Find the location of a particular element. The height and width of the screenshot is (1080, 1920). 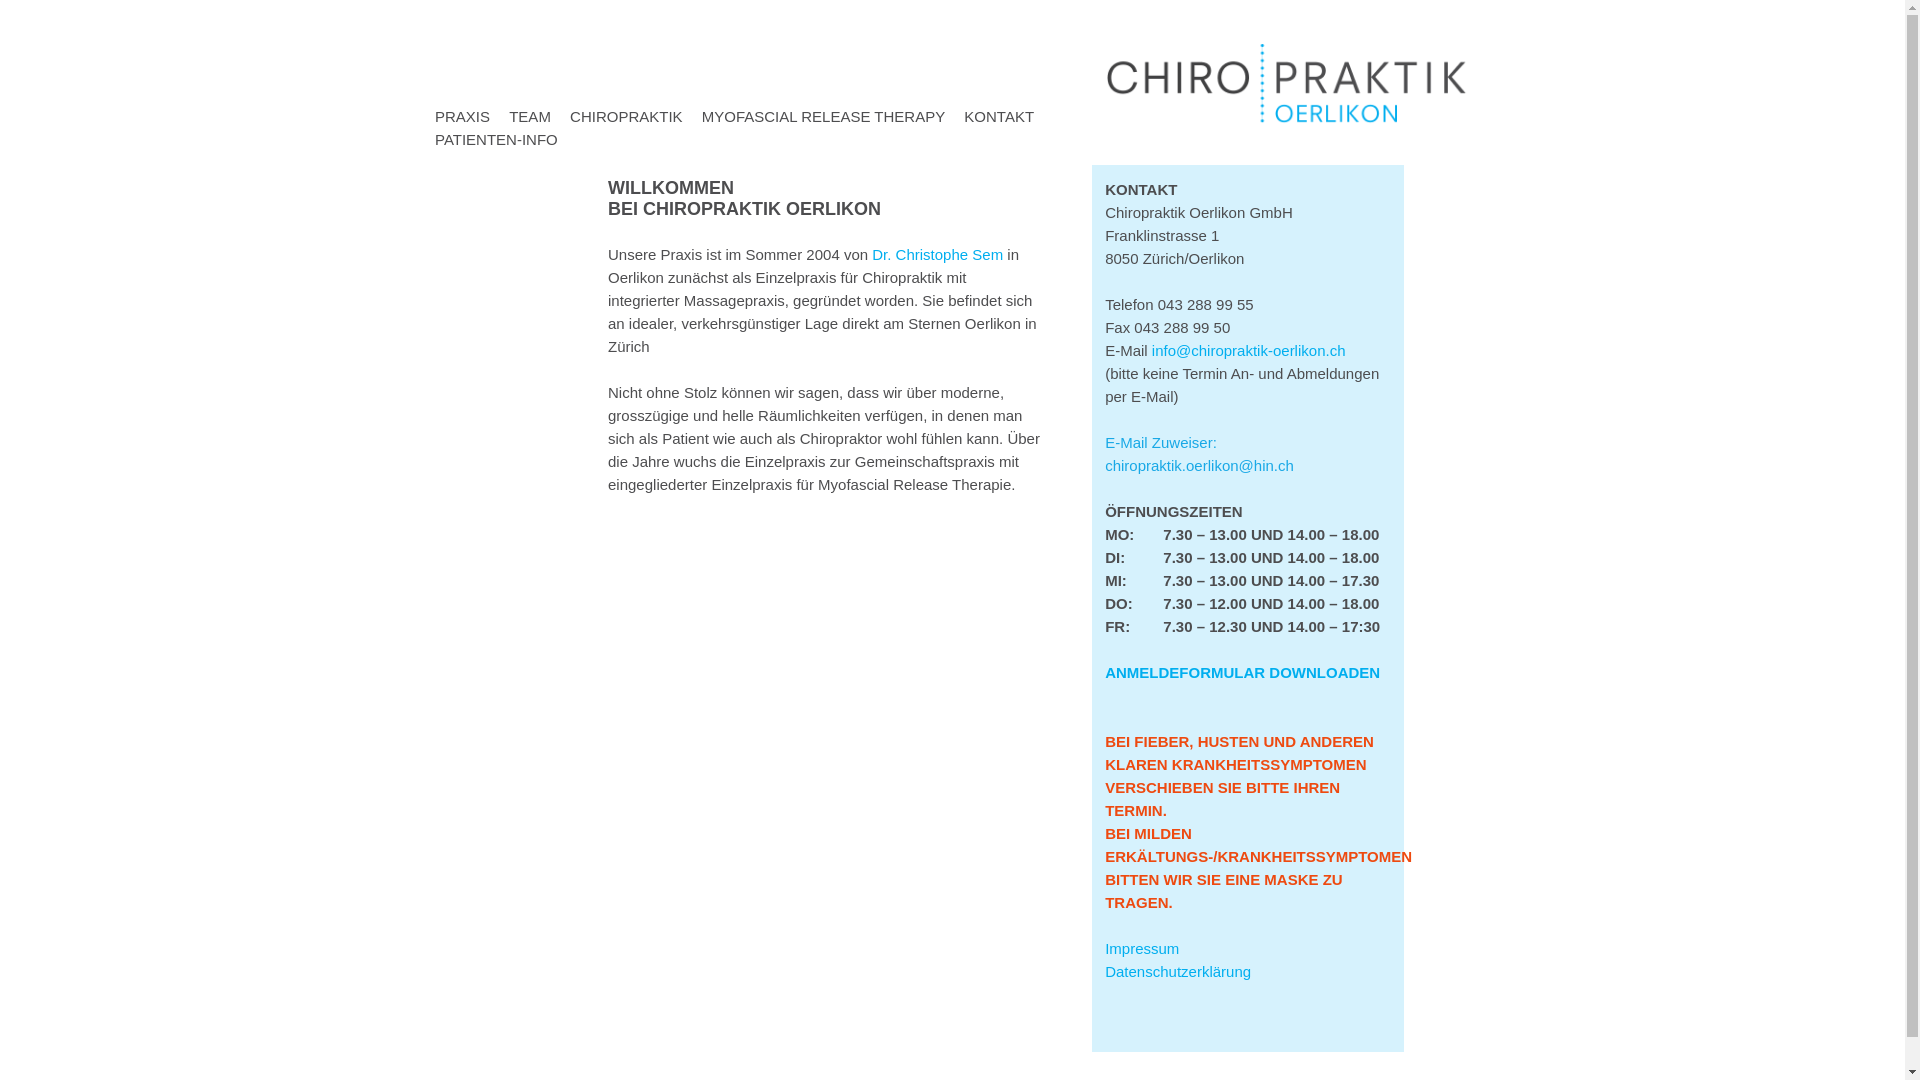

'Impressum' is located at coordinates (1142, 959).